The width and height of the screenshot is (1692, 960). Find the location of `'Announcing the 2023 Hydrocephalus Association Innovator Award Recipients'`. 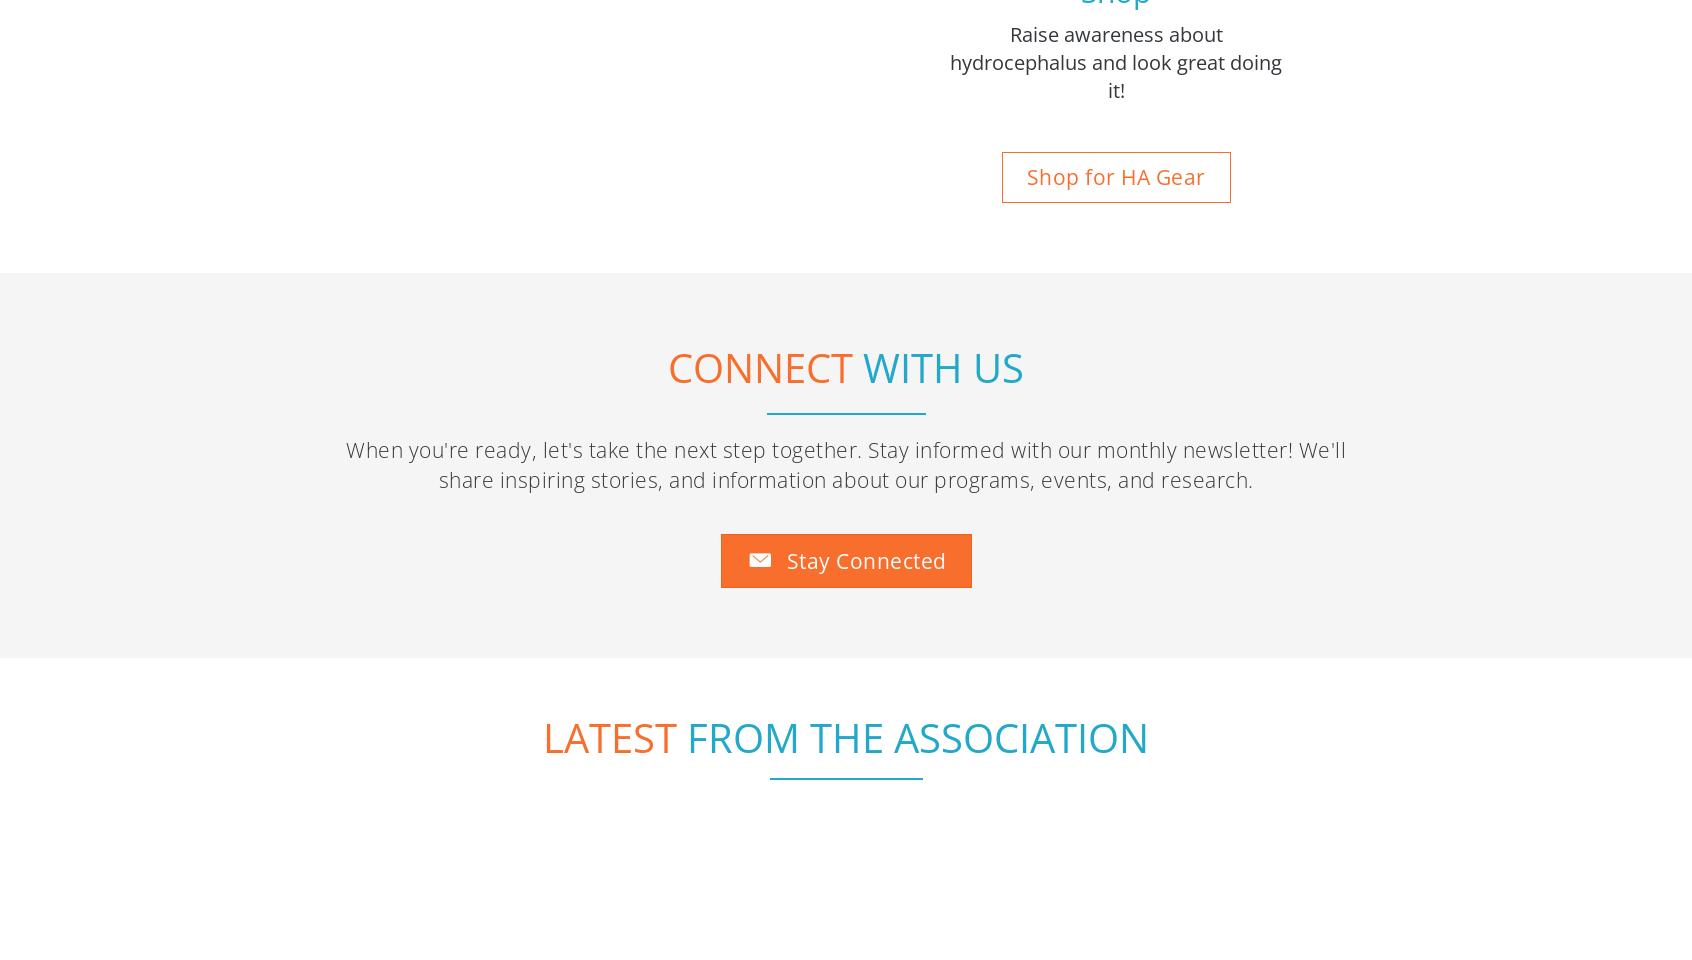

'Announcing the 2023 Hydrocephalus Association Innovator Award Recipients' is located at coordinates (345, 793).